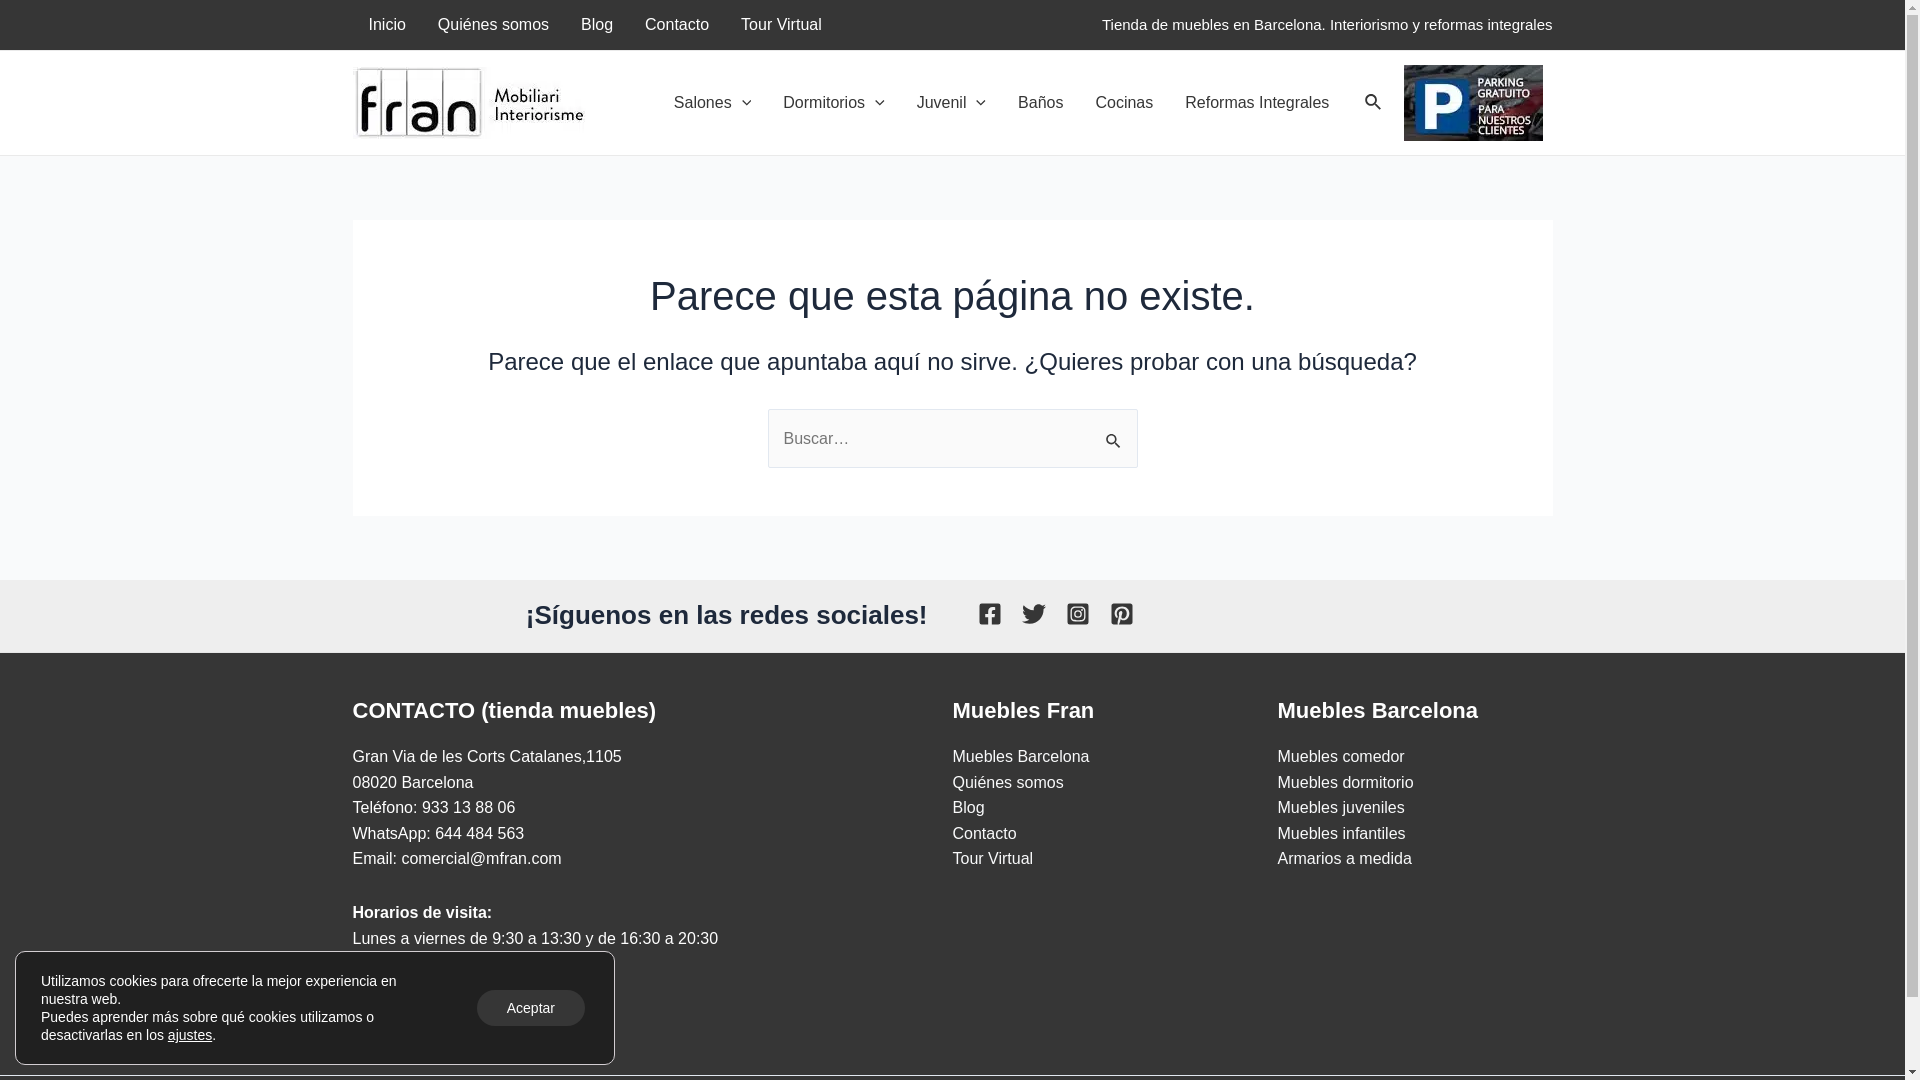 Image resolution: width=1920 pixels, height=1080 pixels. Describe the element at coordinates (1020, 756) in the screenshot. I see `'Muebles Barcelona'` at that location.